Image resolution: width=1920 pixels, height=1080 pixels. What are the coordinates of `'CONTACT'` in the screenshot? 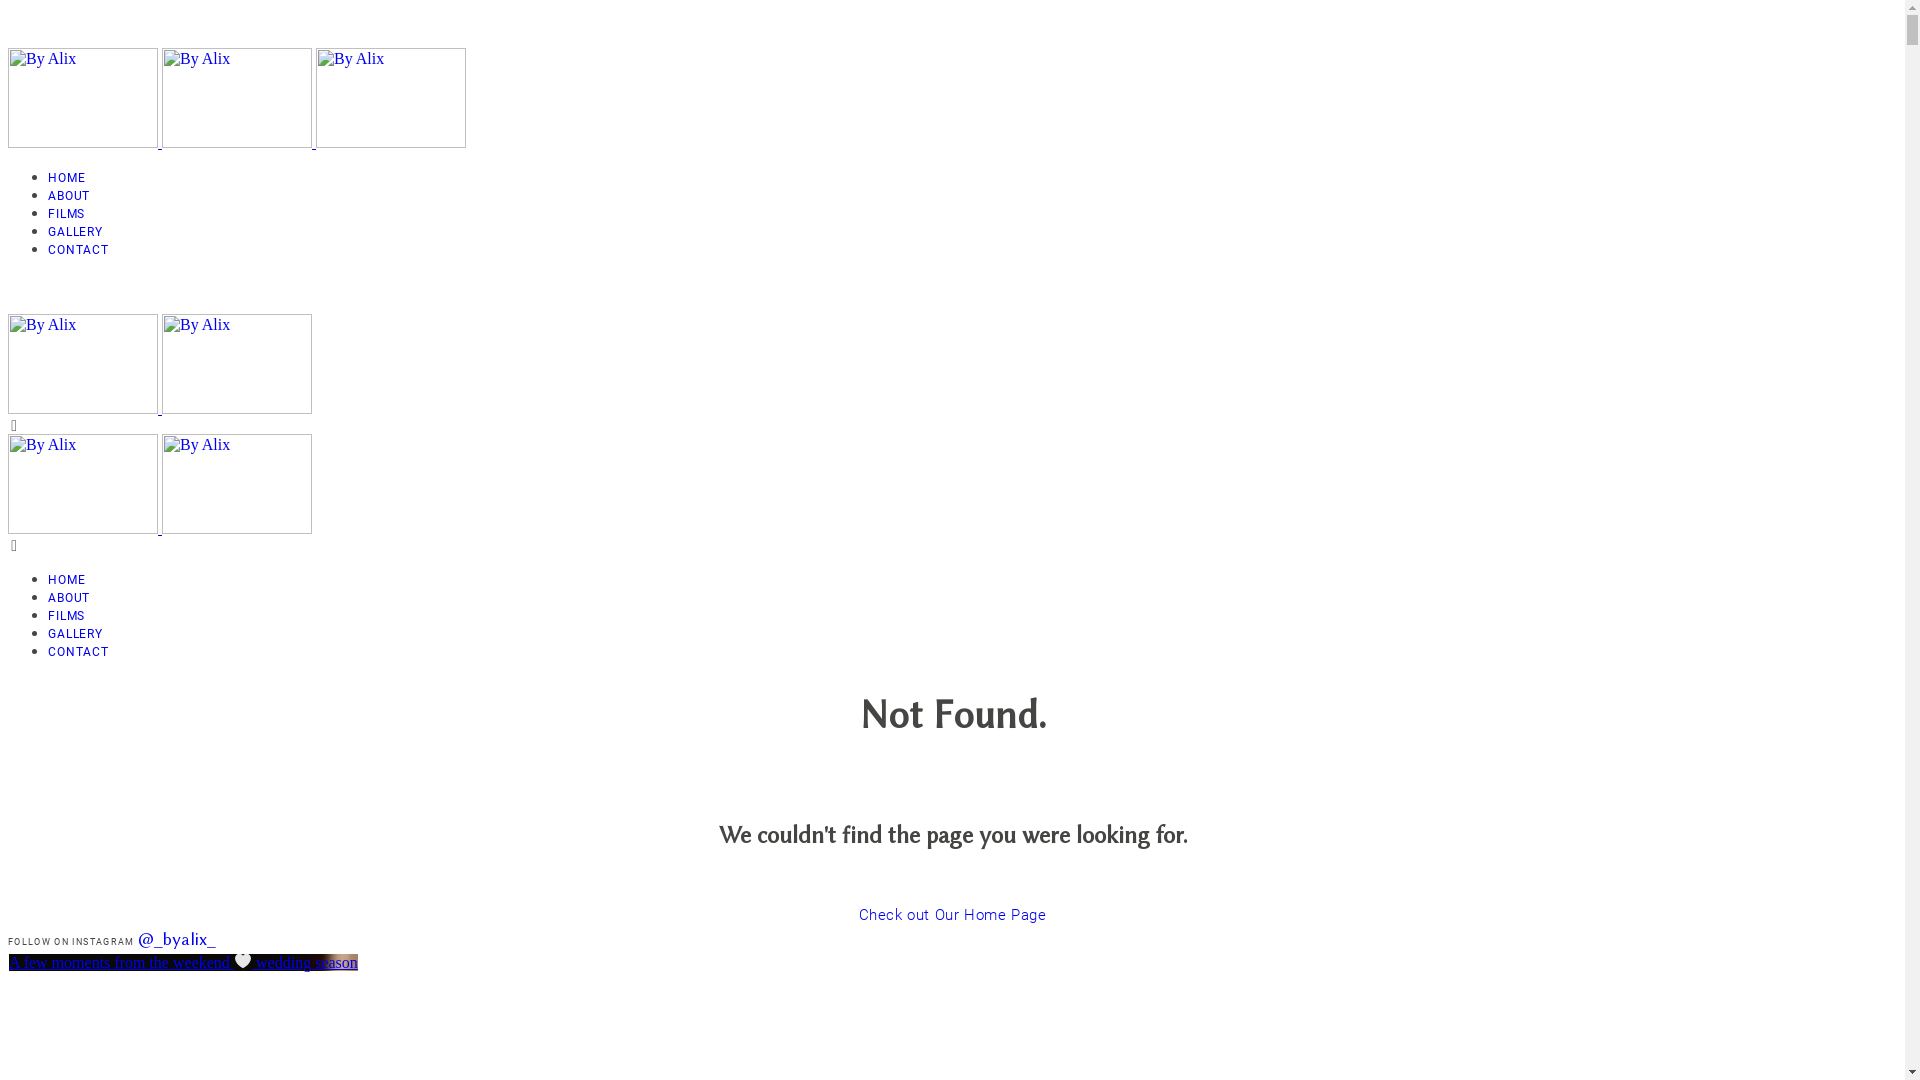 It's located at (78, 249).